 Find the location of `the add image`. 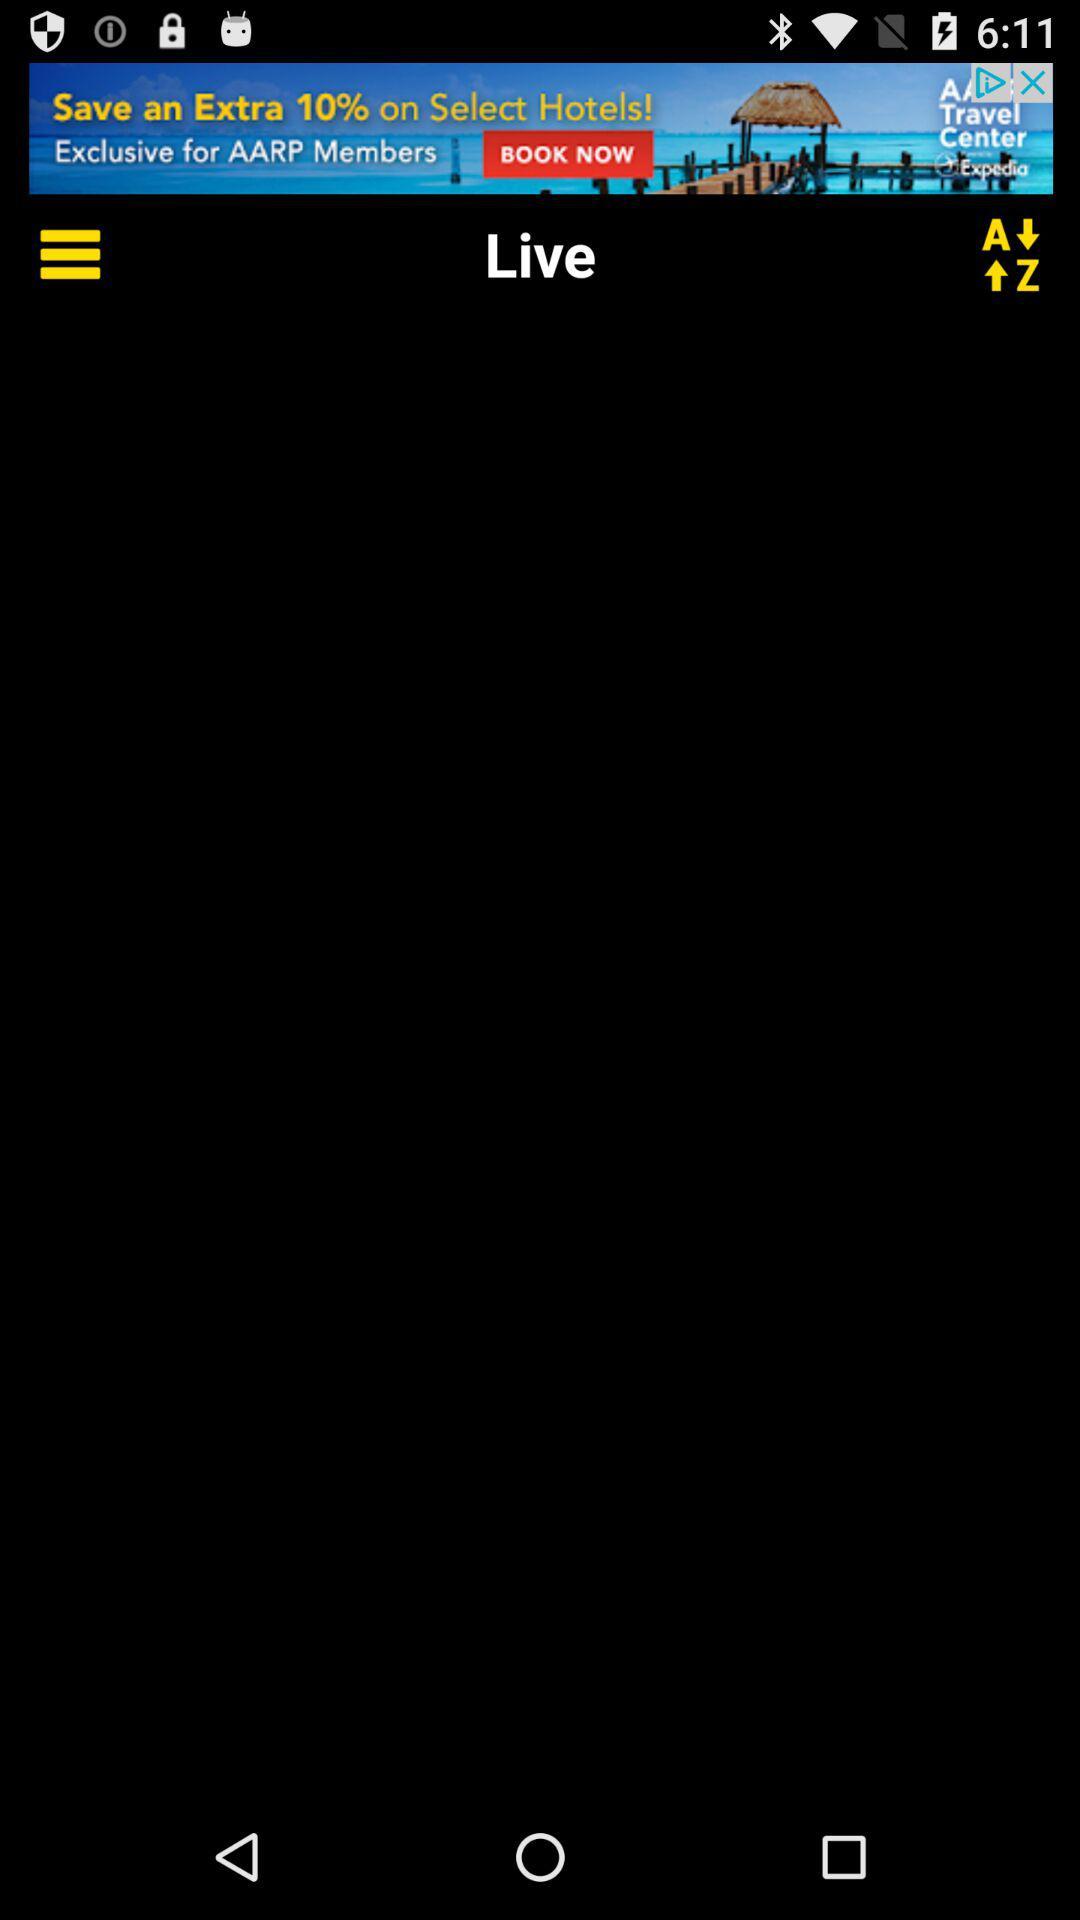

the add image is located at coordinates (540, 127).